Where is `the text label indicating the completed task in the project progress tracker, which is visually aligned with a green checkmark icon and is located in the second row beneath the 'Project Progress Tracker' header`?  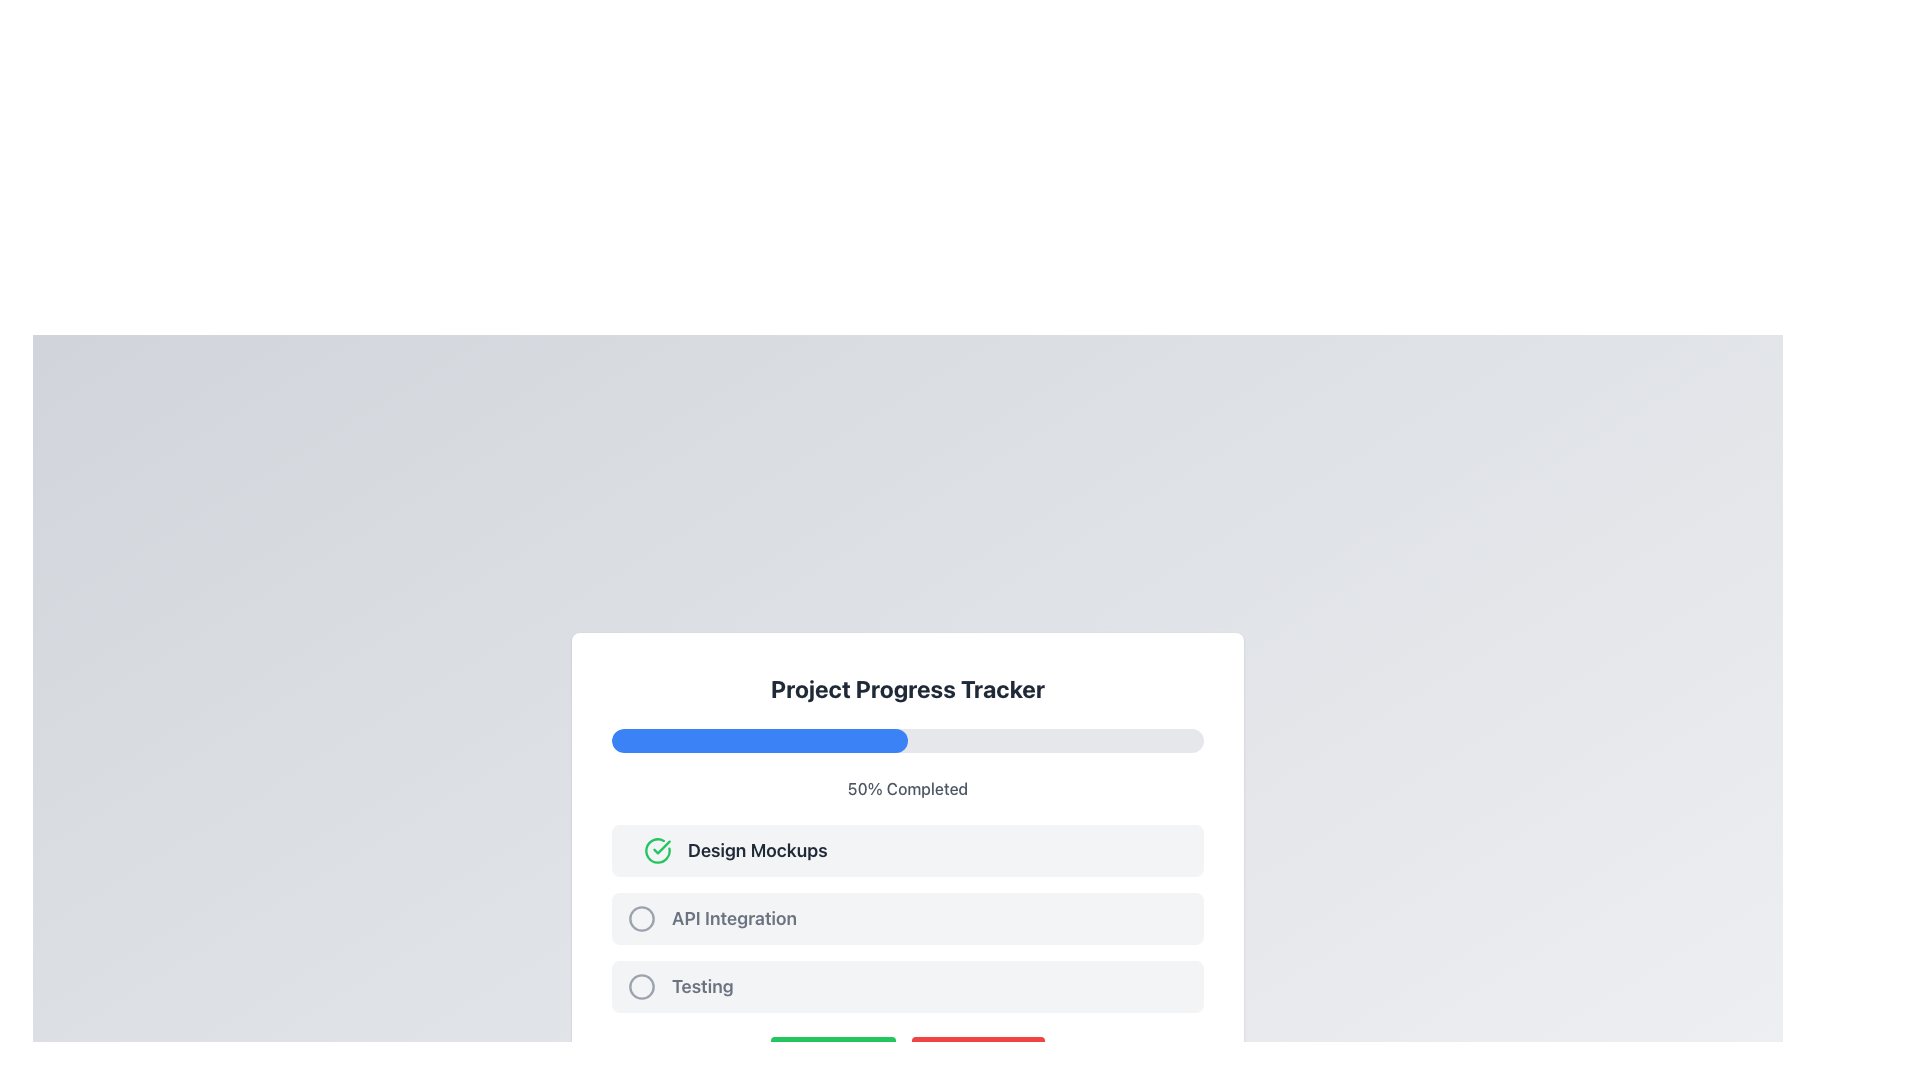 the text label indicating the completed task in the project progress tracker, which is visually aligned with a green checkmark icon and is located in the second row beneath the 'Project Progress Tracker' header is located at coordinates (756, 851).